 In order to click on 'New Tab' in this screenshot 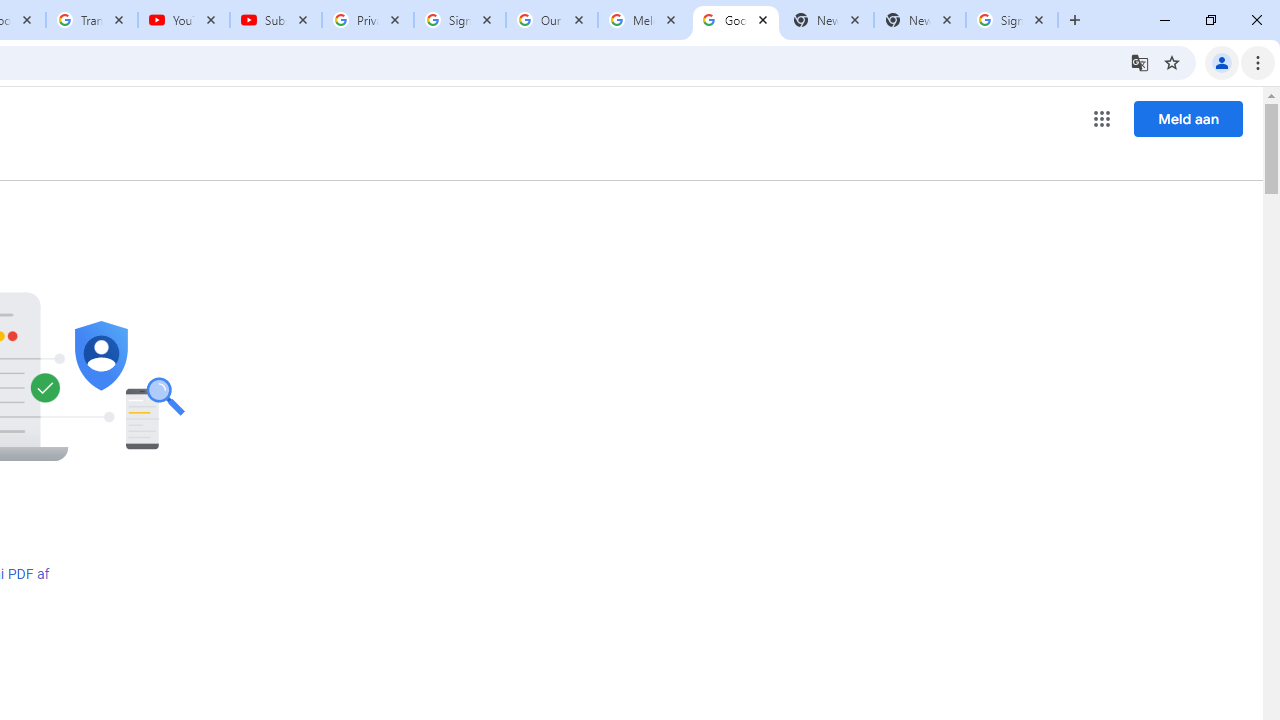, I will do `click(919, 20)`.